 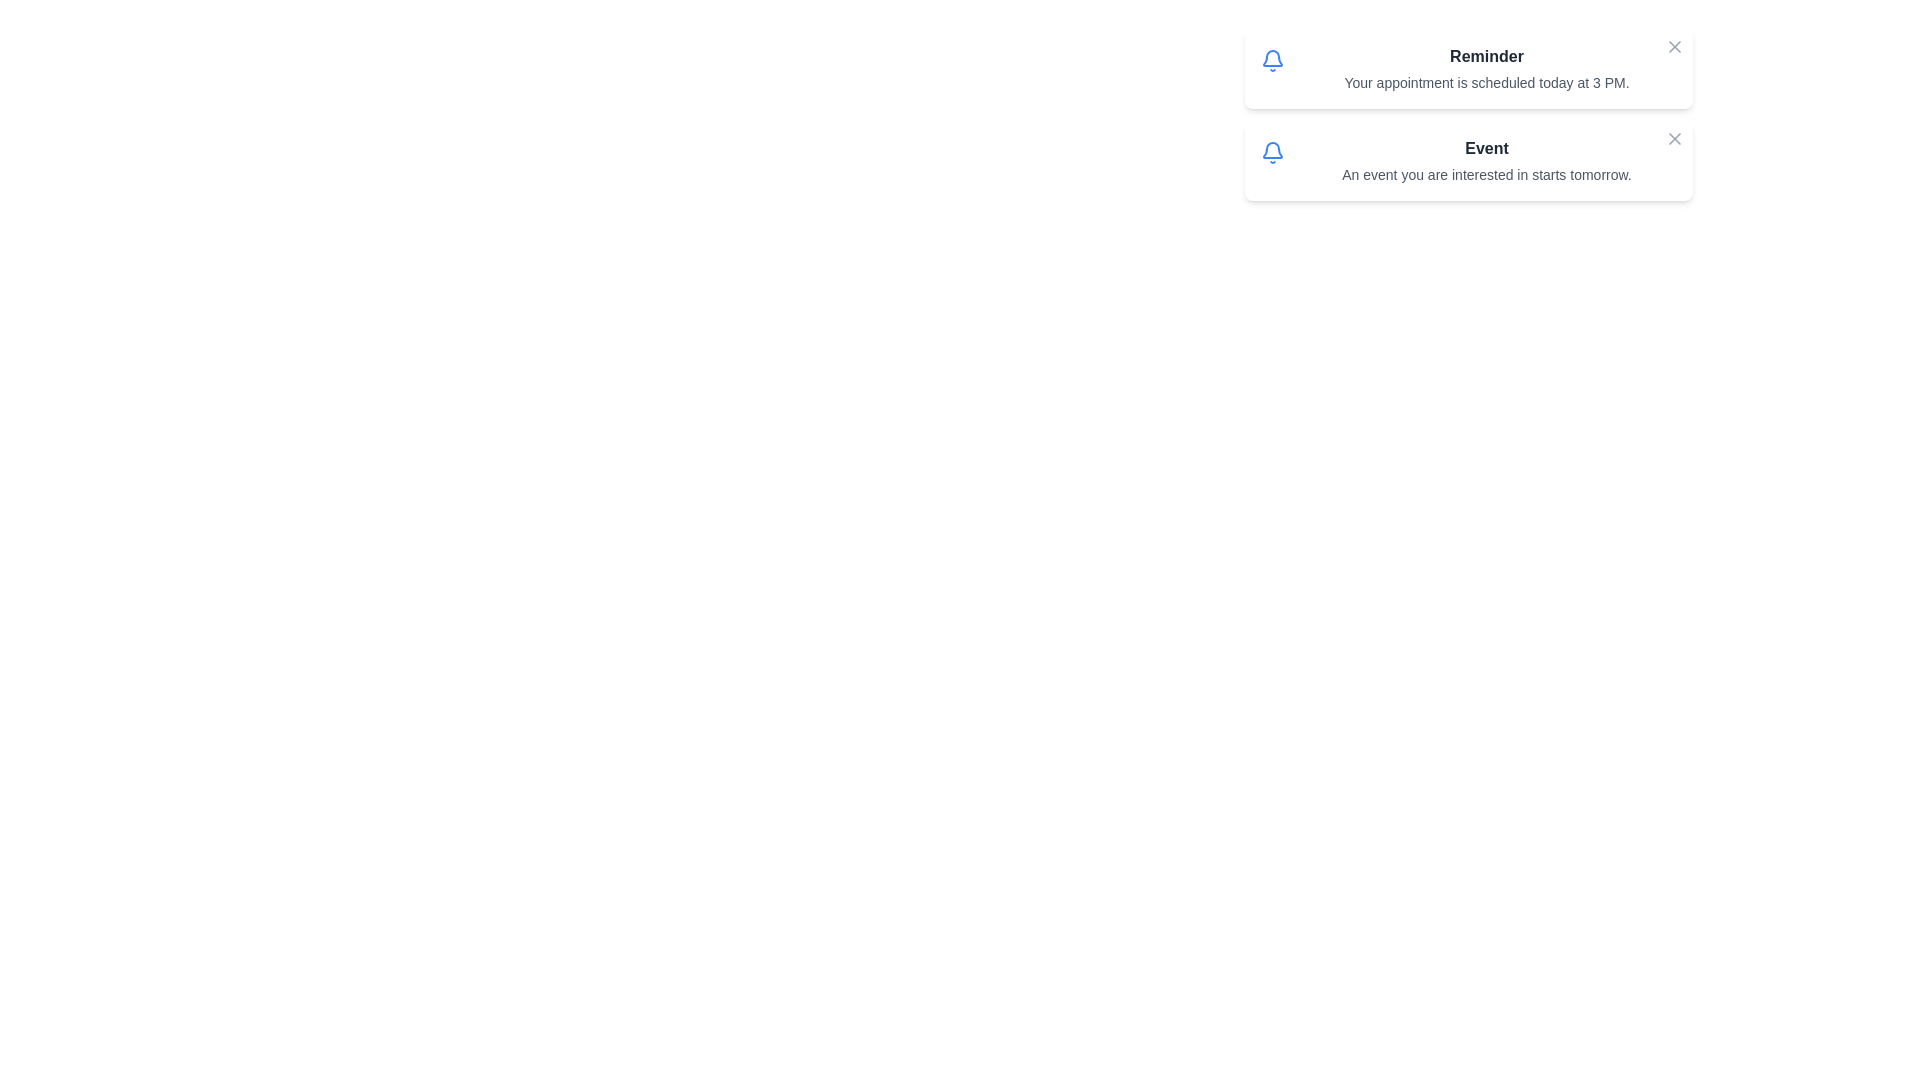 What do you see at coordinates (1487, 82) in the screenshot?
I see `the Text Label displaying the reminder message about a scheduled appointment, which is located below the 'Reminder' title within a notification card` at bounding box center [1487, 82].